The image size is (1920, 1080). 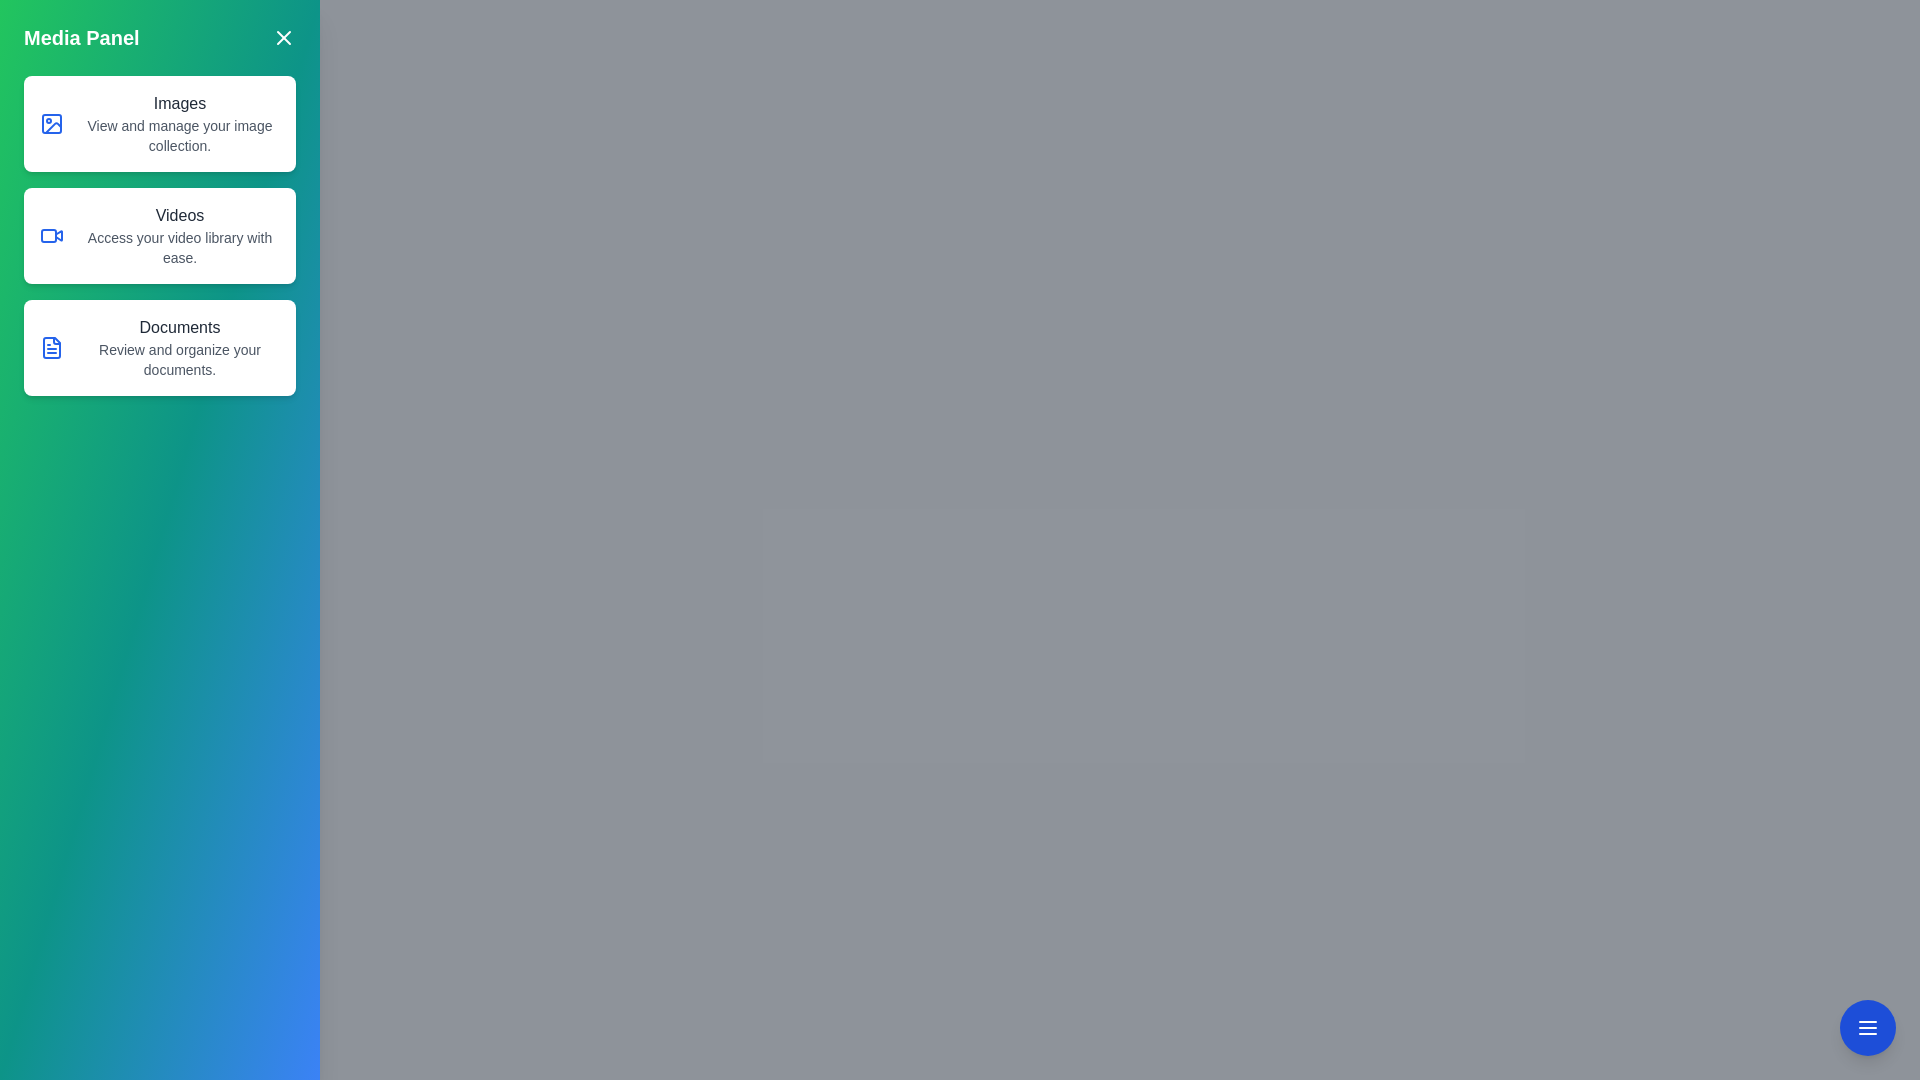 I want to click on the first selectable option button in the vertical list located above 'Videos' and 'Documents', so click(x=158, y=123).